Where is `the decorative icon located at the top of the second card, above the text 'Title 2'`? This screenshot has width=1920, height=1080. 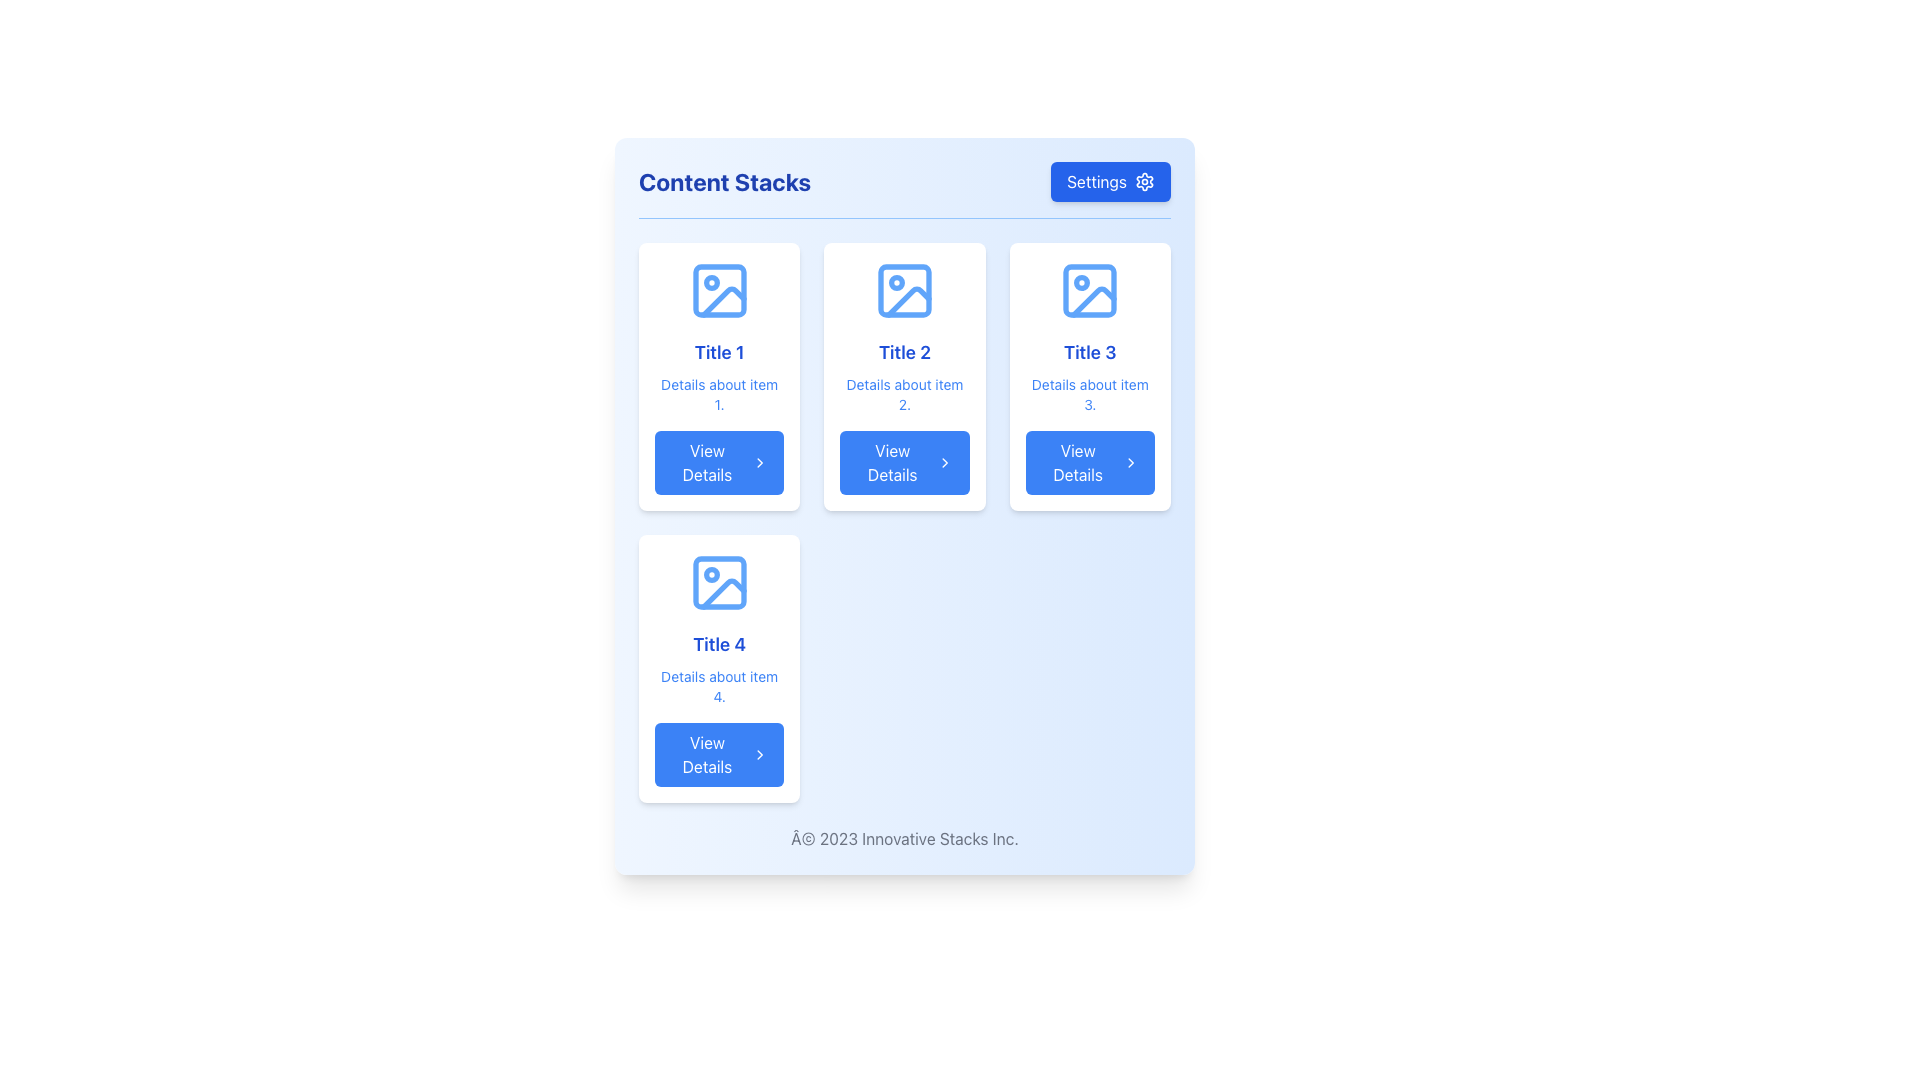
the decorative icon located at the top of the second card, above the text 'Title 2' is located at coordinates (903, 290).